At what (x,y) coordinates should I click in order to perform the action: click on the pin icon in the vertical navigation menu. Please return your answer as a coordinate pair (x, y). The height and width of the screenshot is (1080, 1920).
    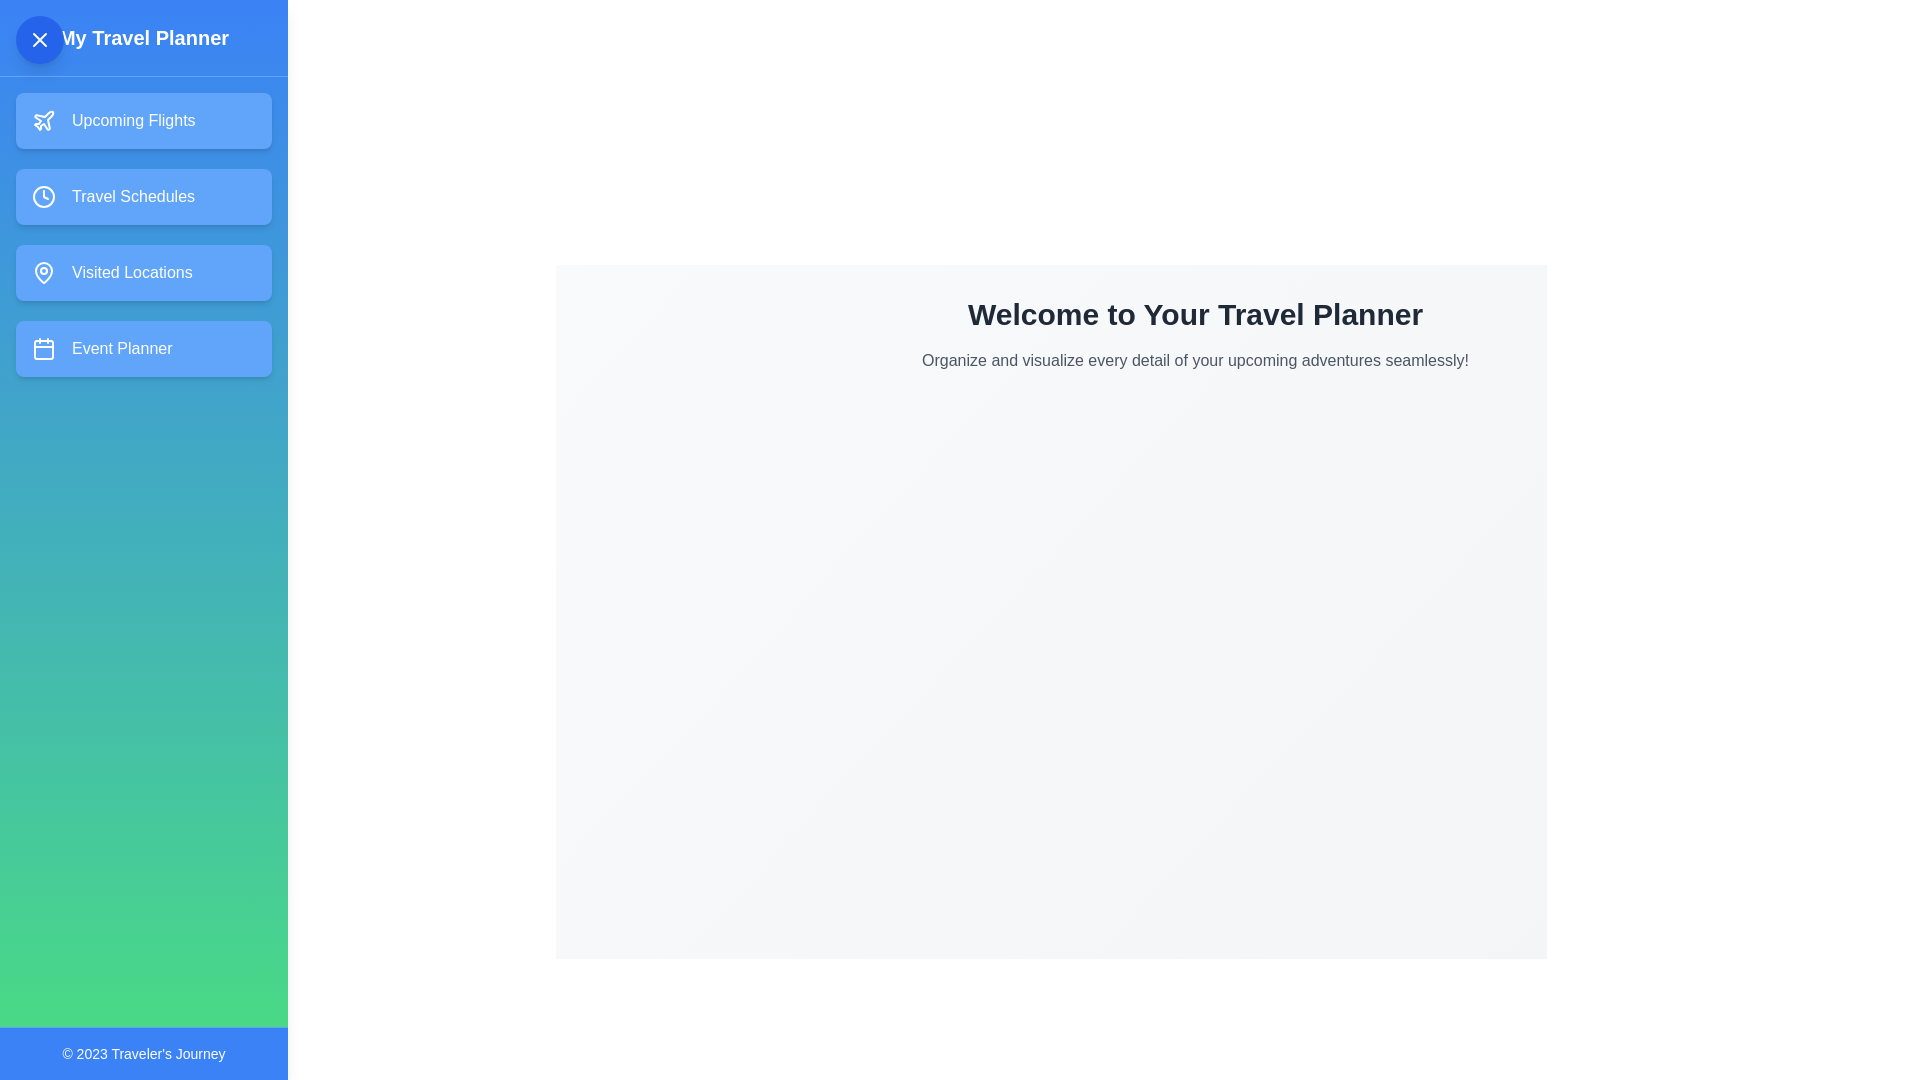
    Looking at the image, I should click on (43, 272).